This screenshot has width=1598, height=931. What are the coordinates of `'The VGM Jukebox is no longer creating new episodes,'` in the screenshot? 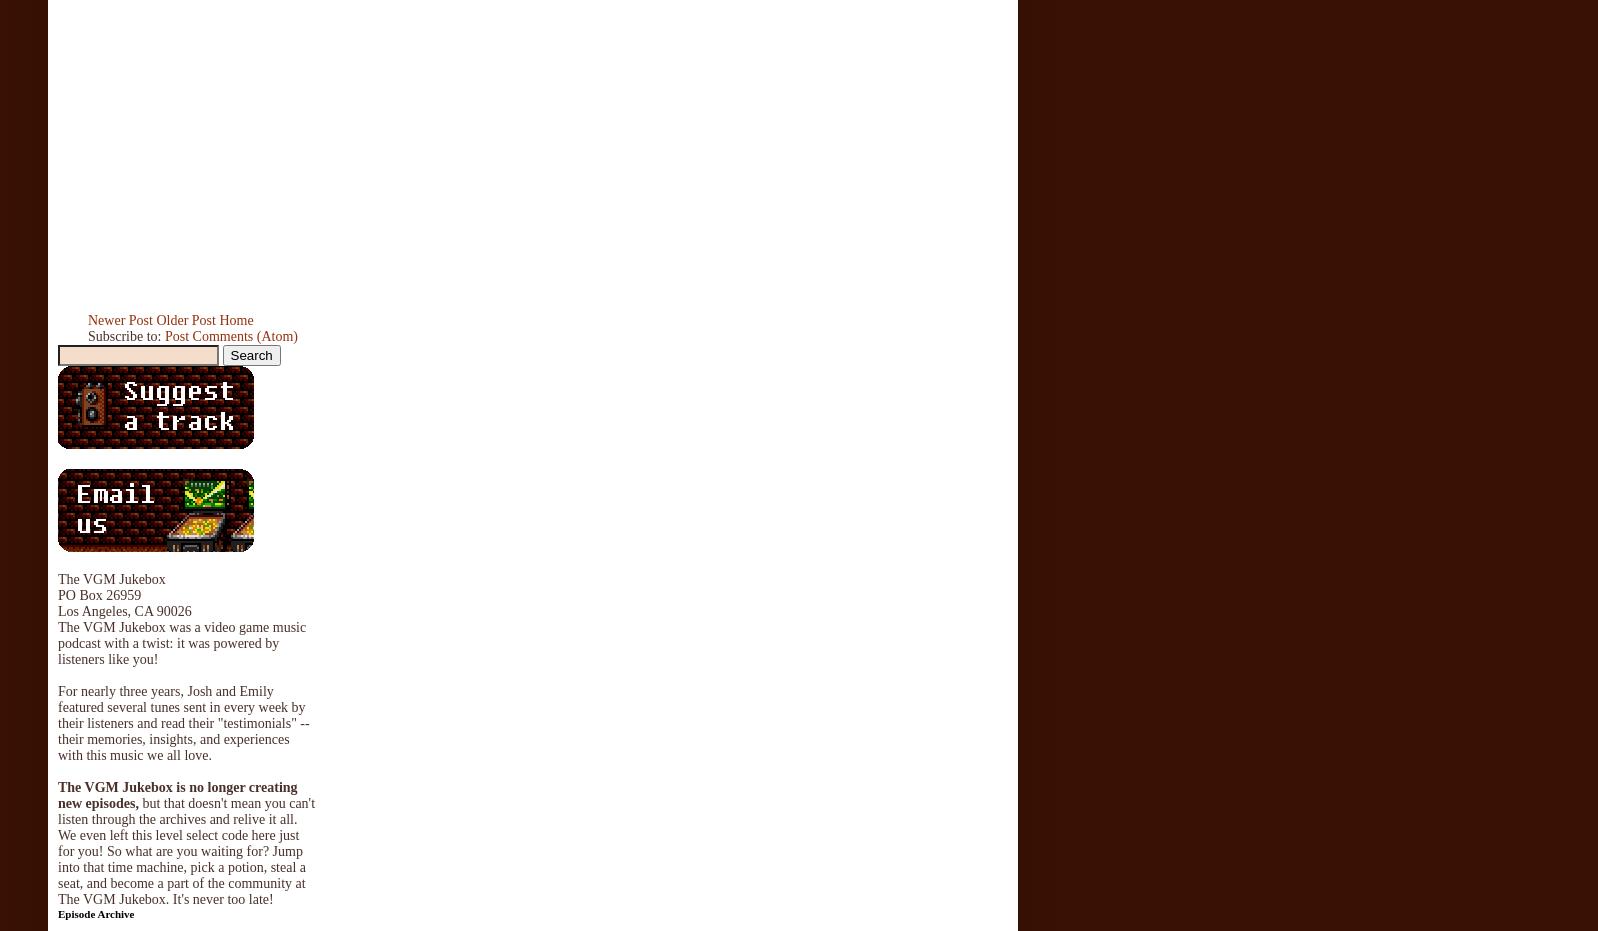 It's located at (176, 794).